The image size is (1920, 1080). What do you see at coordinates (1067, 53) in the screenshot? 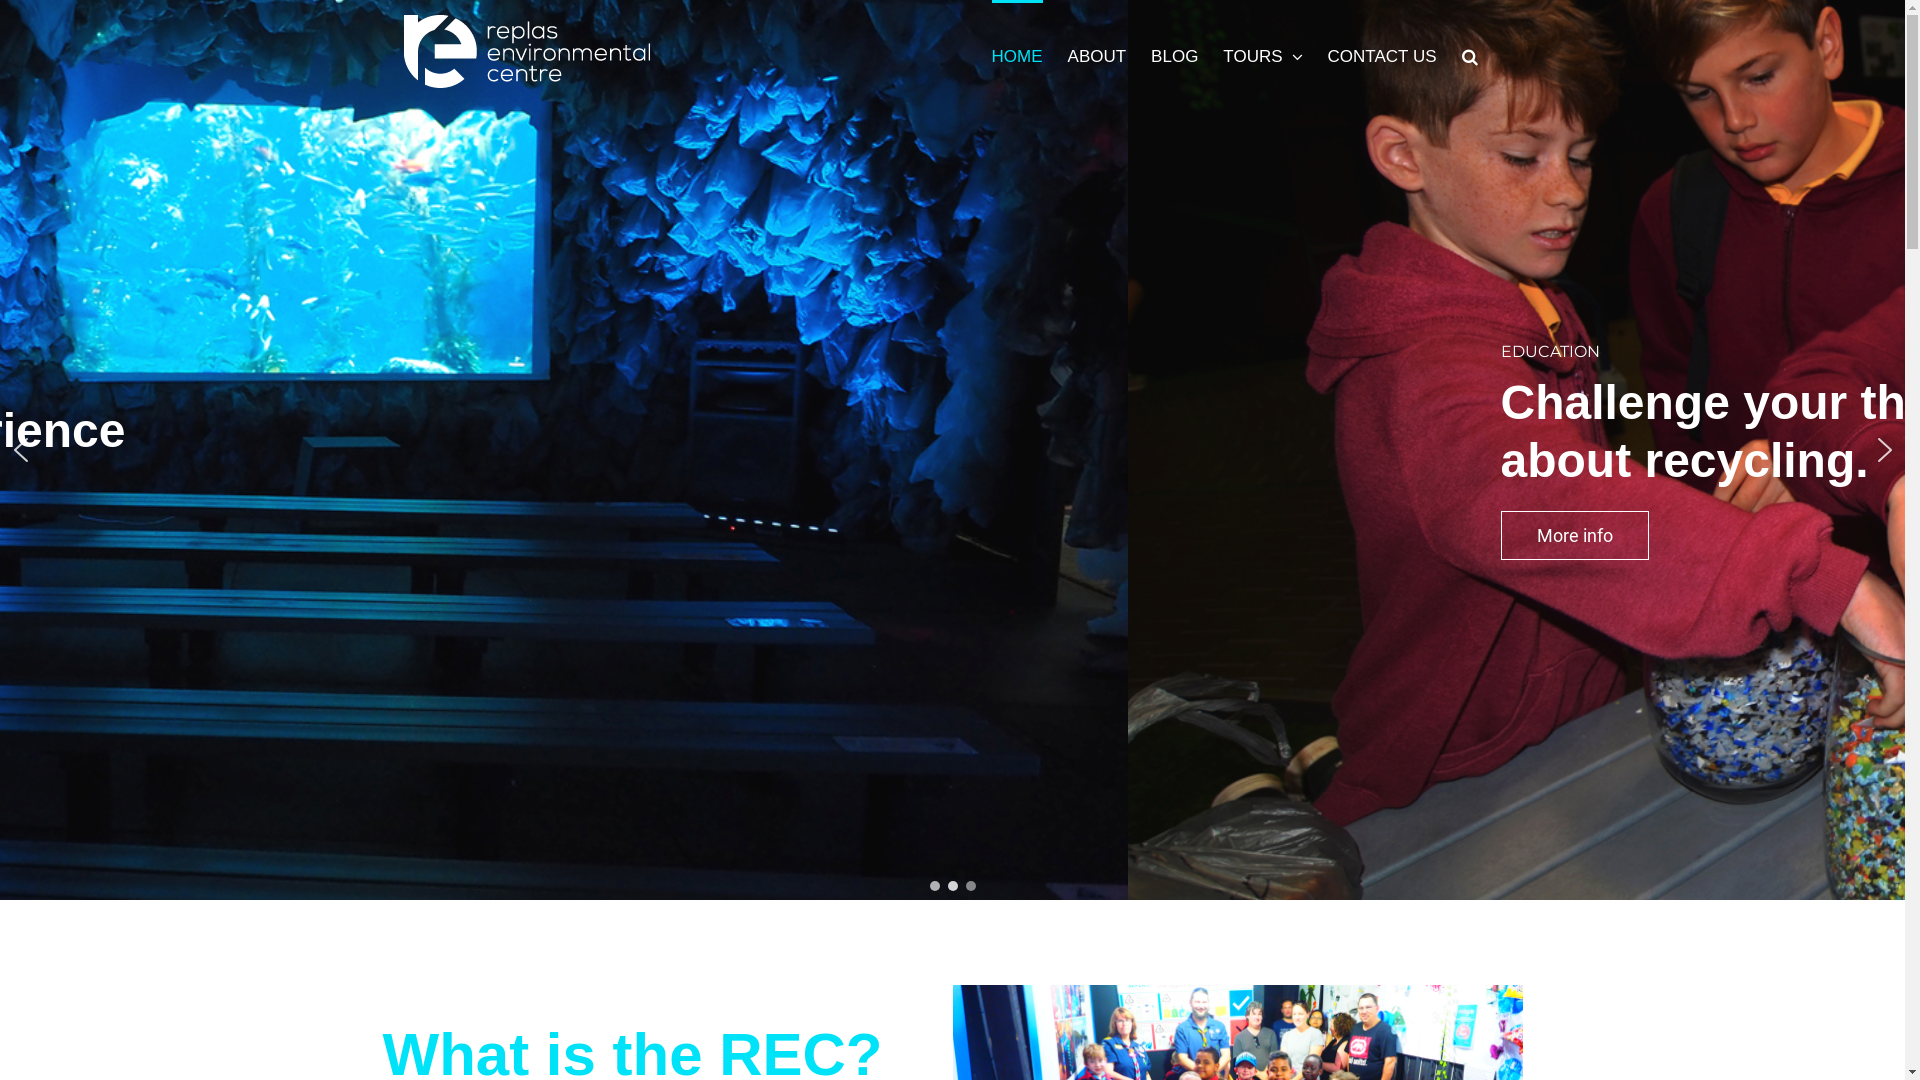
I see `'ABOUT'` at bounding box center [1067, 53].